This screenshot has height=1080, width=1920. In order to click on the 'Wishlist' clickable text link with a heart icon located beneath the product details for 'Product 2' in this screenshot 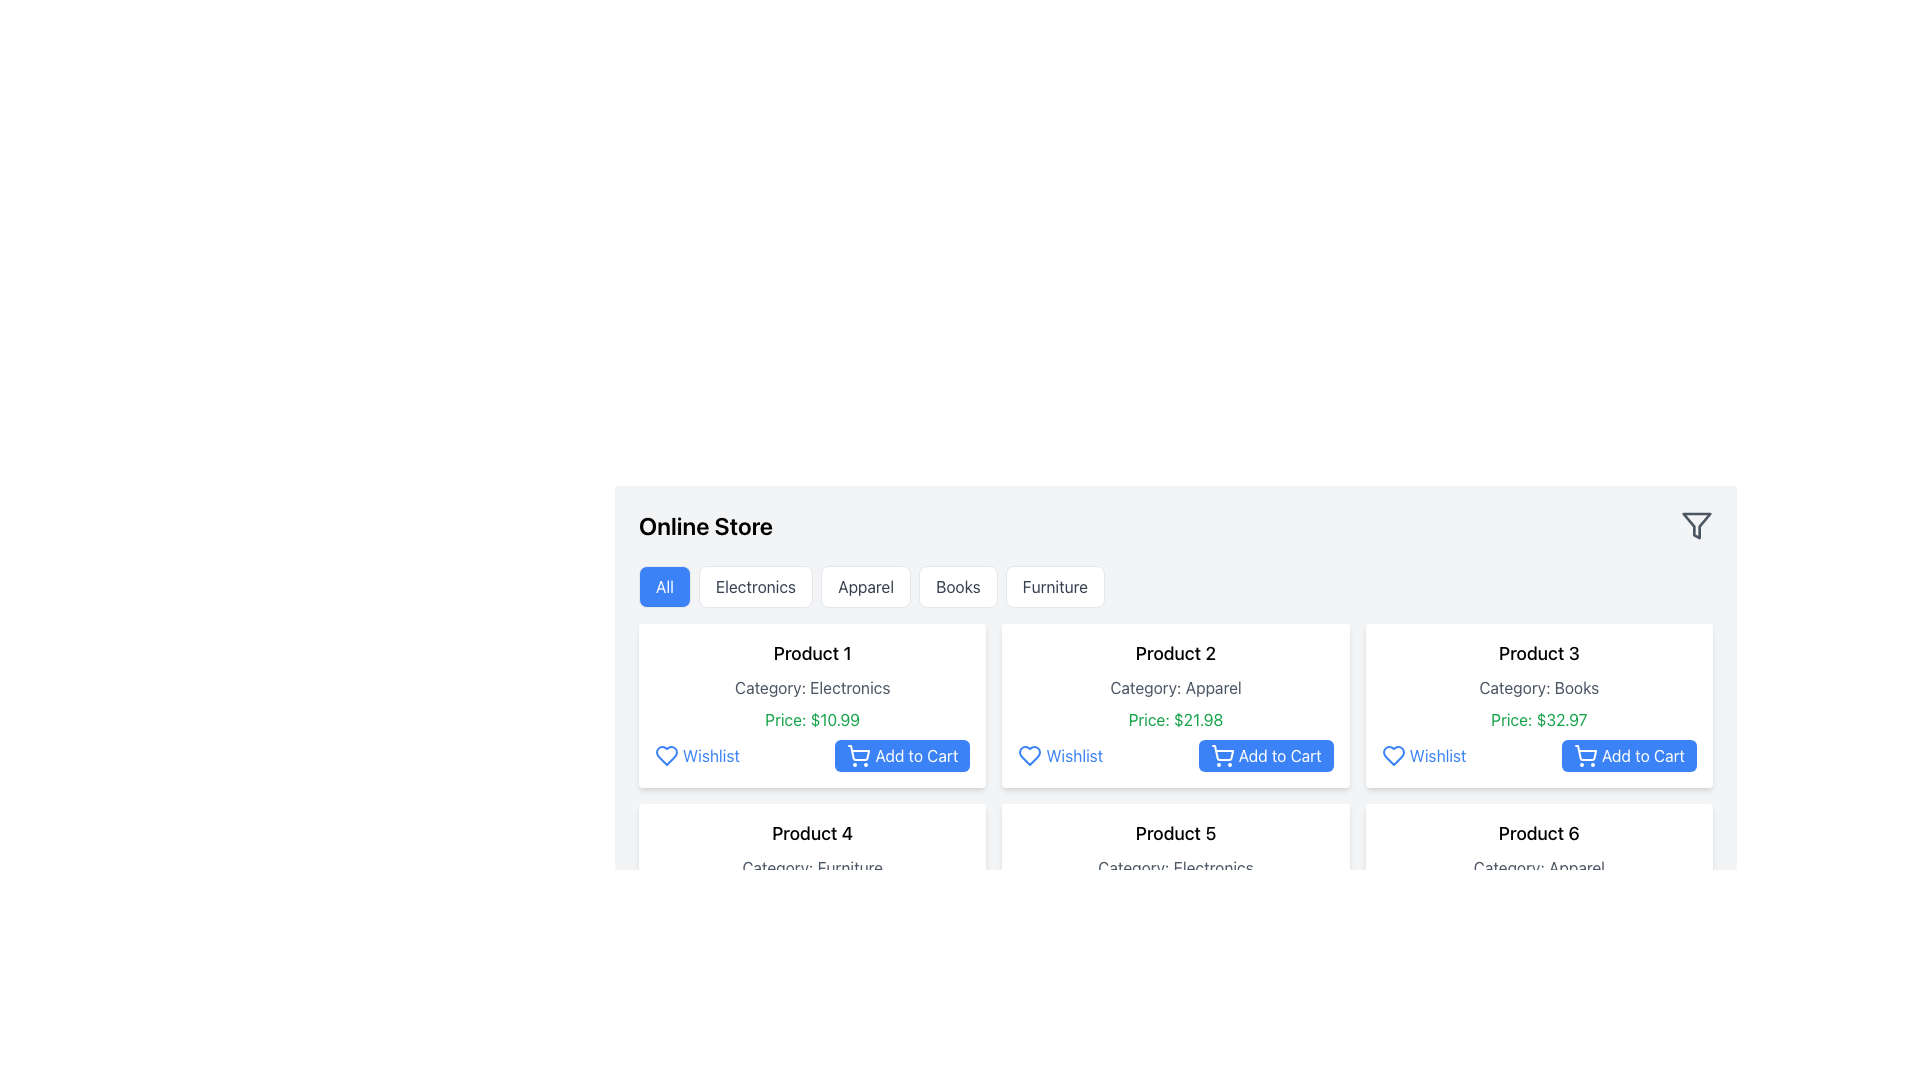, I will do `click(1059, 756)`.